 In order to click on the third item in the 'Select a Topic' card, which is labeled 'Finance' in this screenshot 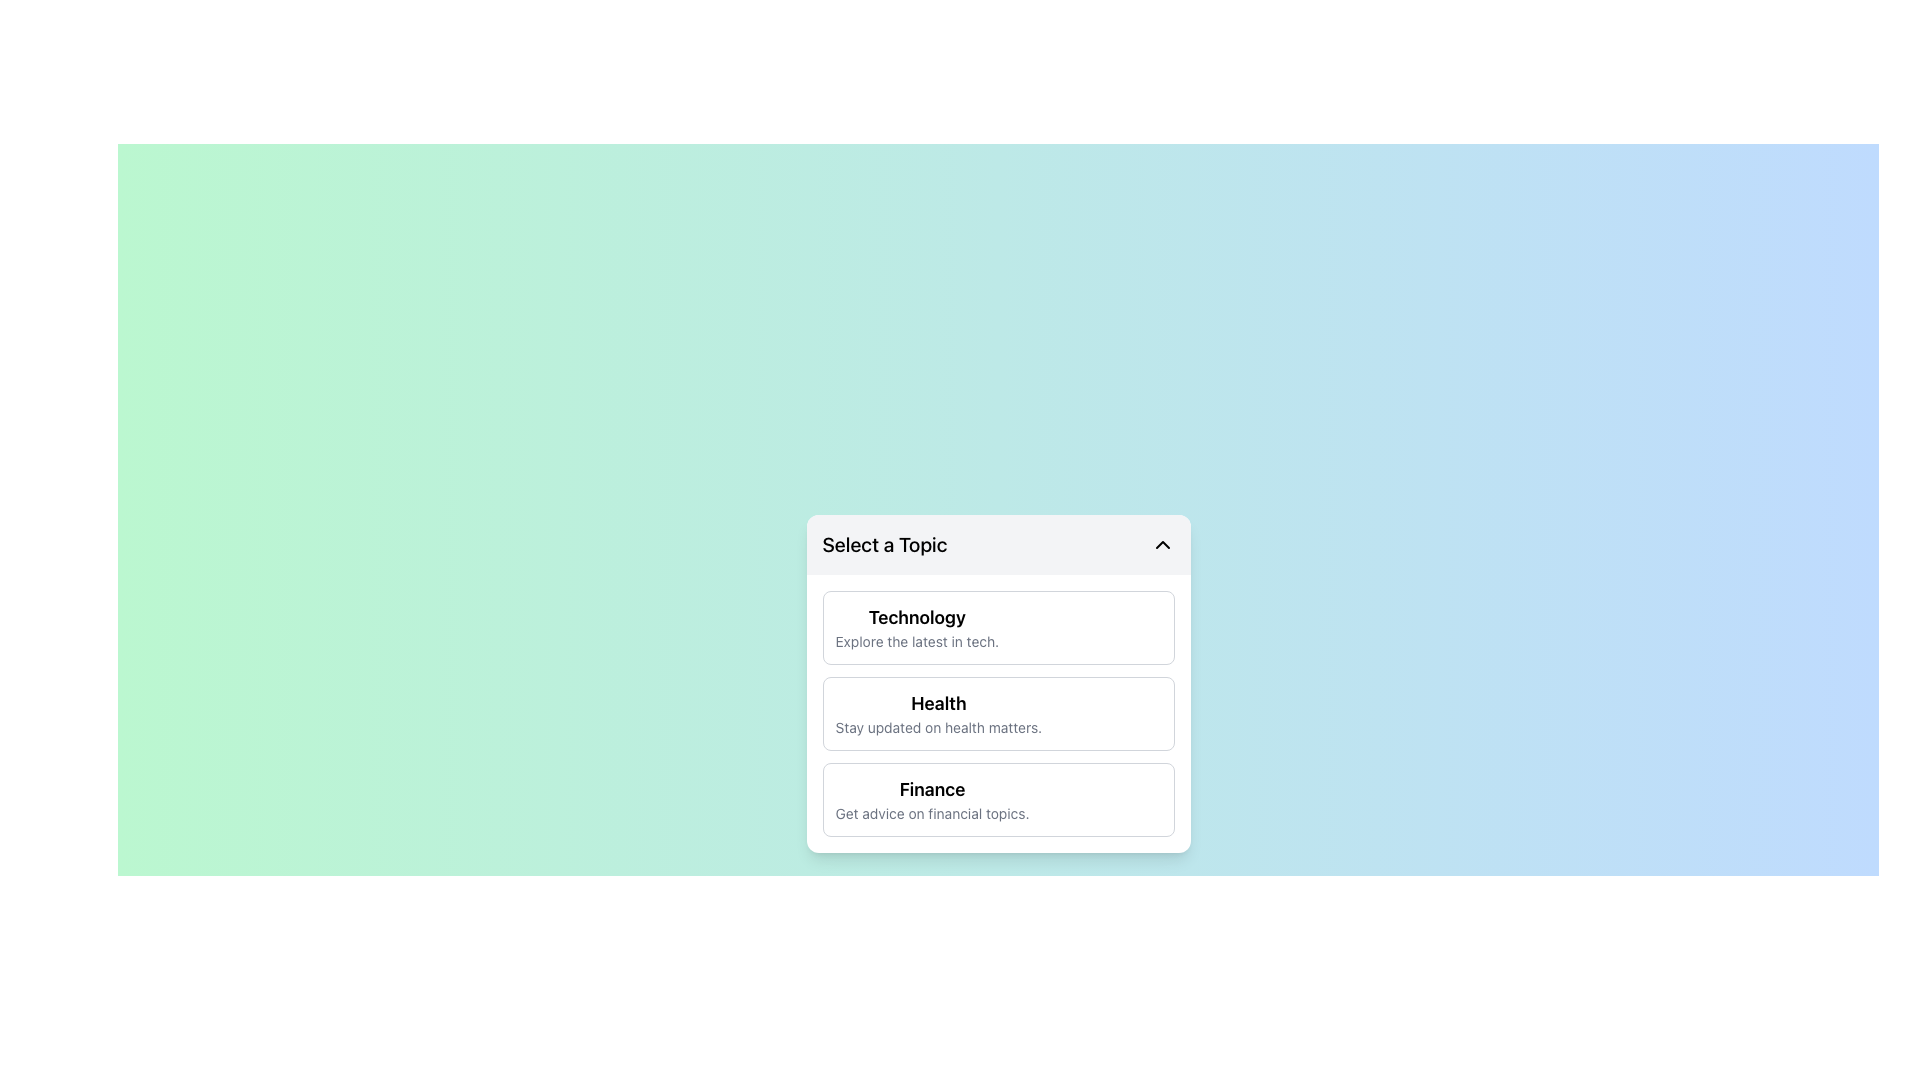, I will do `click(931, 798)`.